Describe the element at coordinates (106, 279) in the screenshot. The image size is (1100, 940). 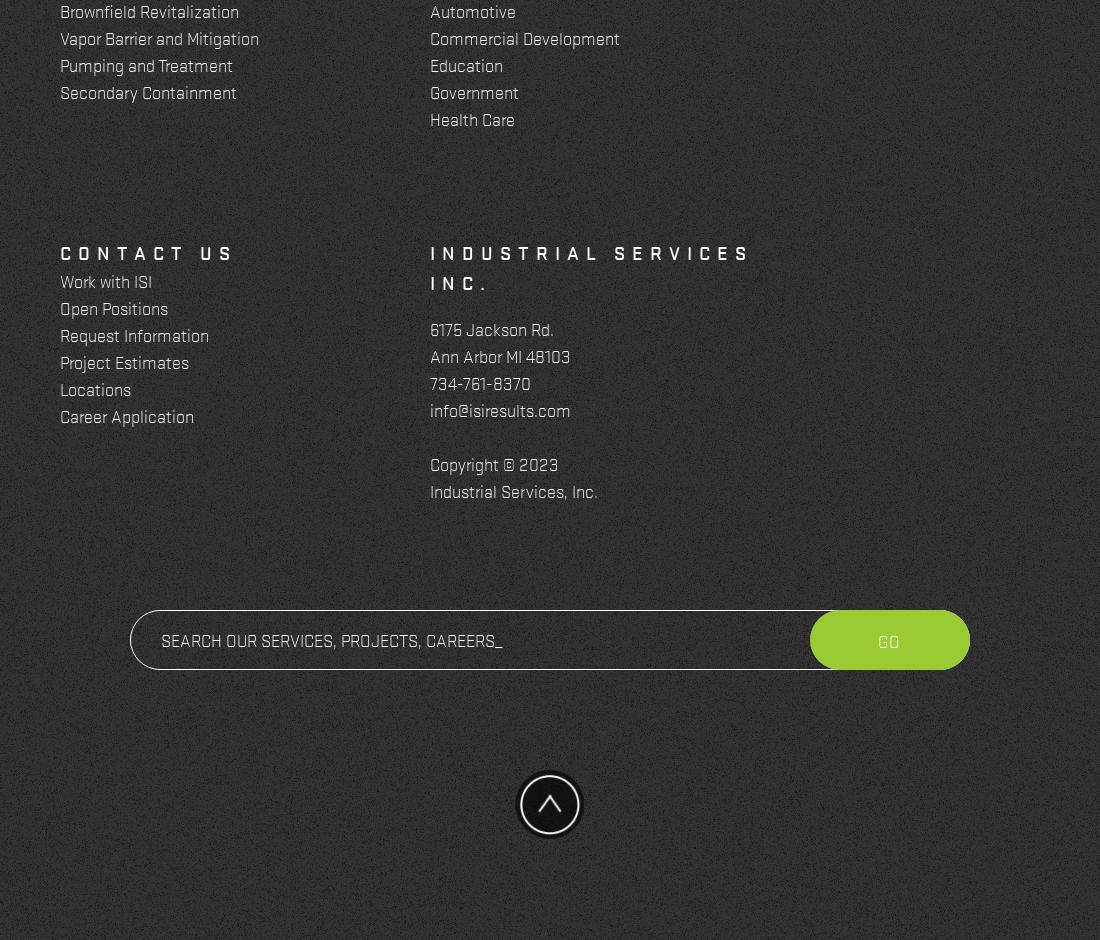
I see `'Work with ISI'` at that location.